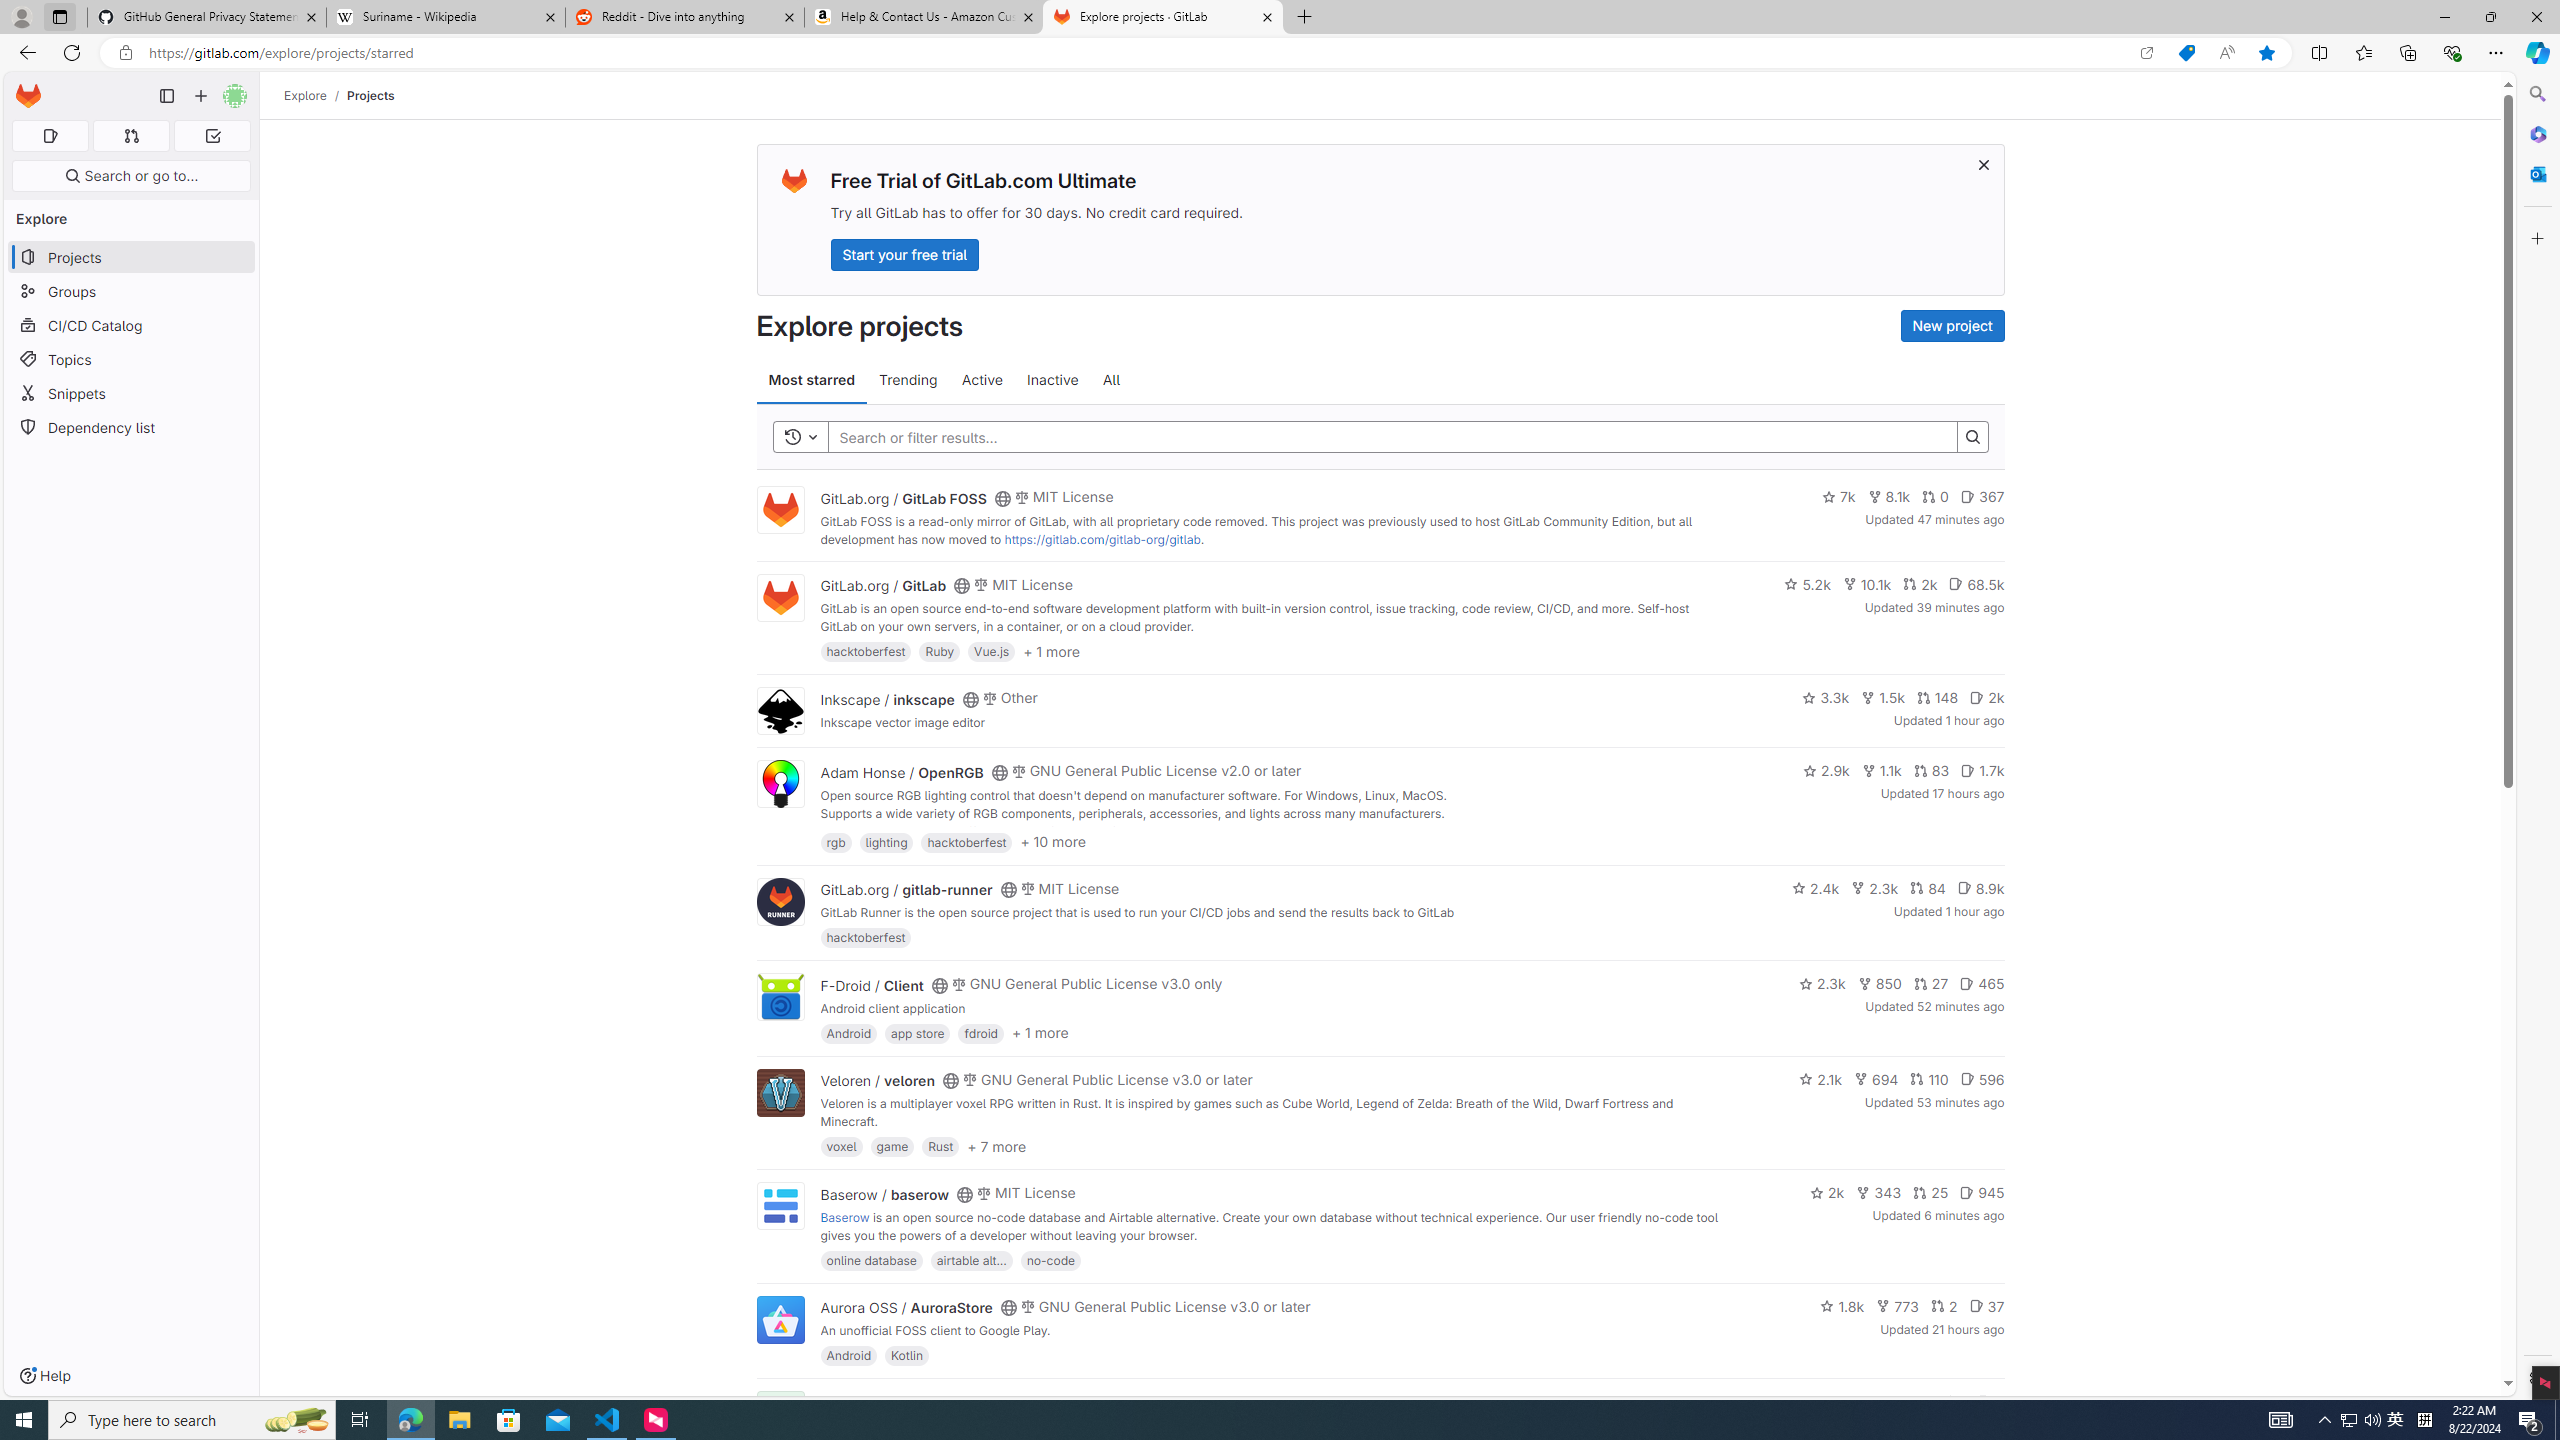 The image size is (2560, 1440). I want to click on 'New project', so click(1952, 325).